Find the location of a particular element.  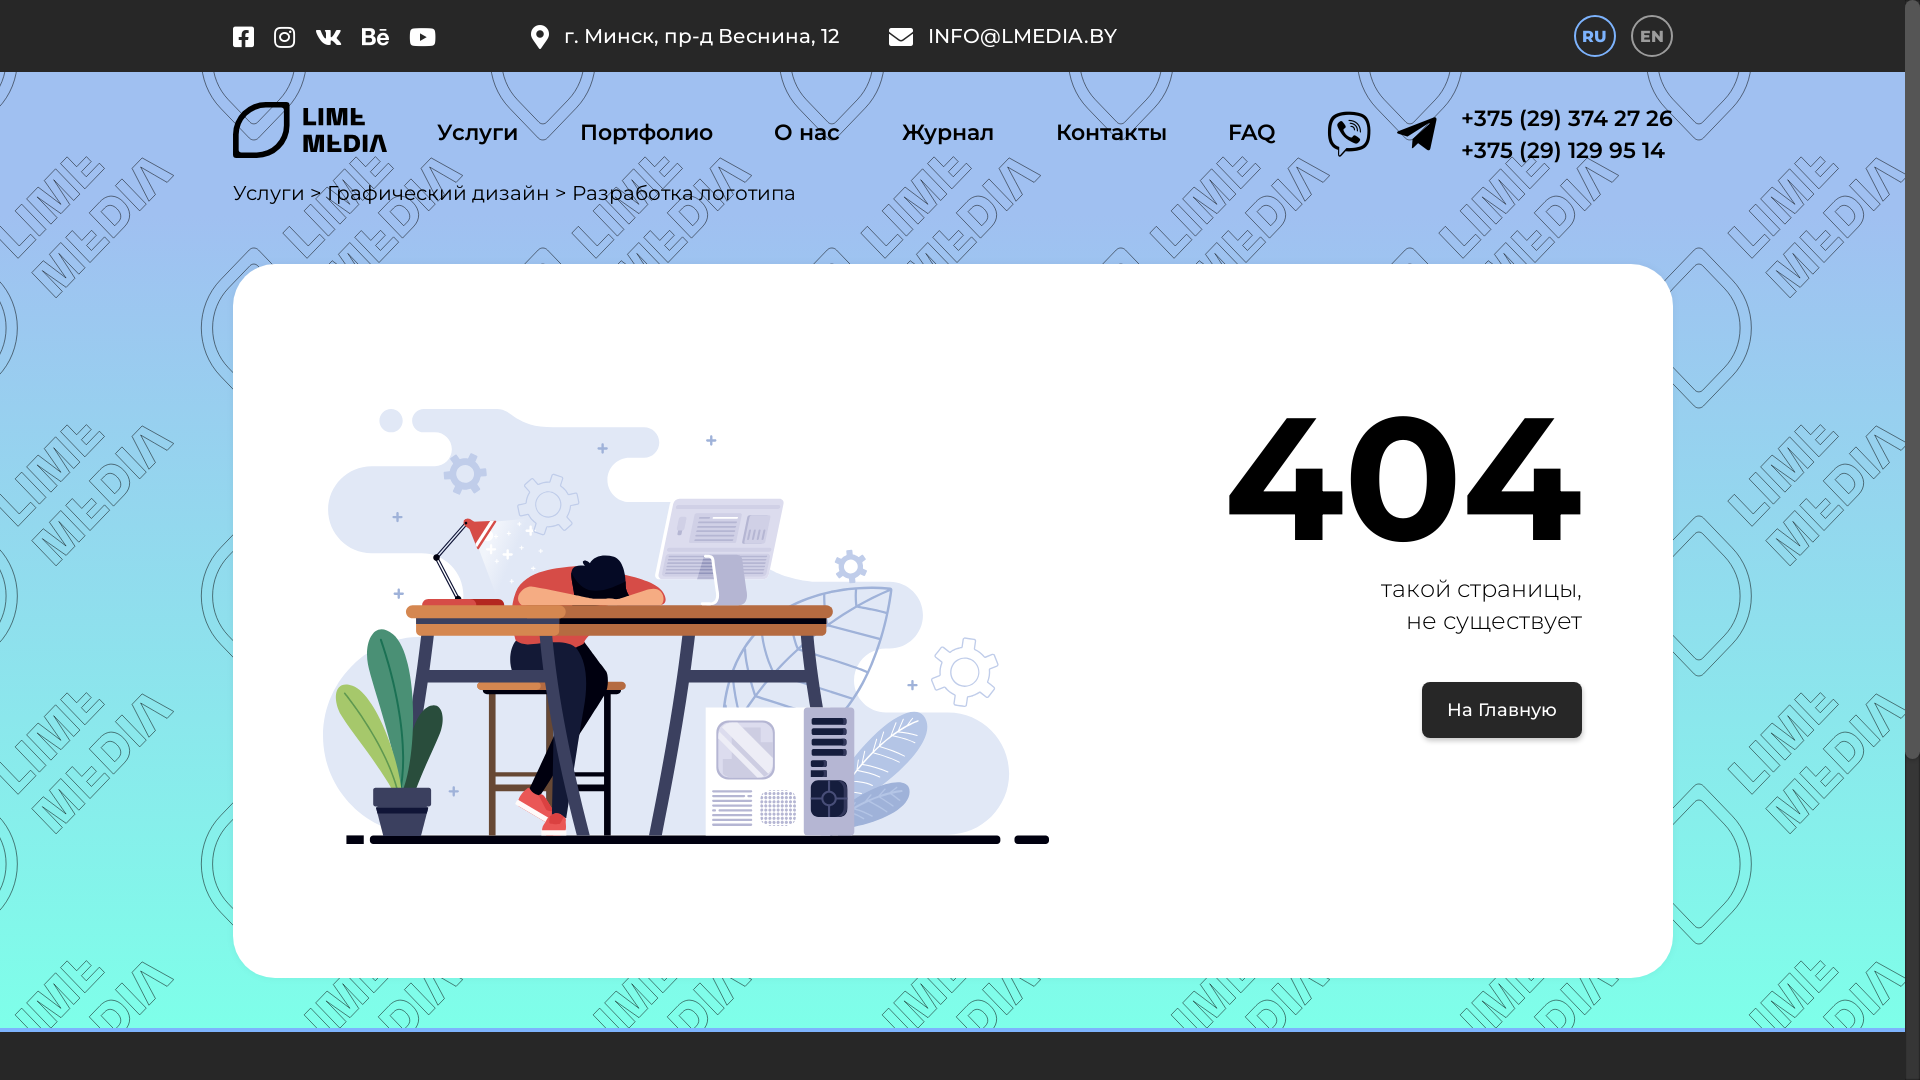

'+375 (29) 374 27 26' is located at coordinates (1459, 119).